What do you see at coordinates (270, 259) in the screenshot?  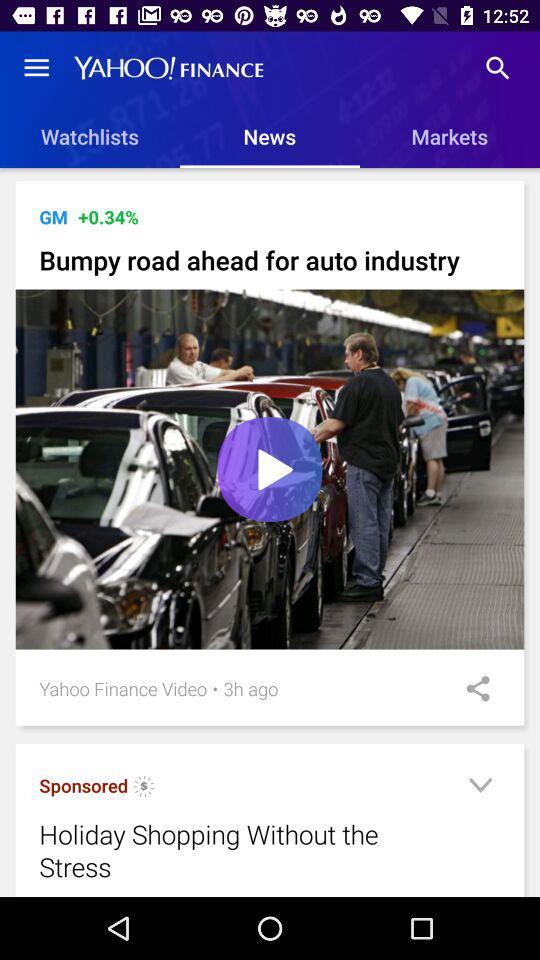 I see `item below gm icon` at bounding box center [270, 259].